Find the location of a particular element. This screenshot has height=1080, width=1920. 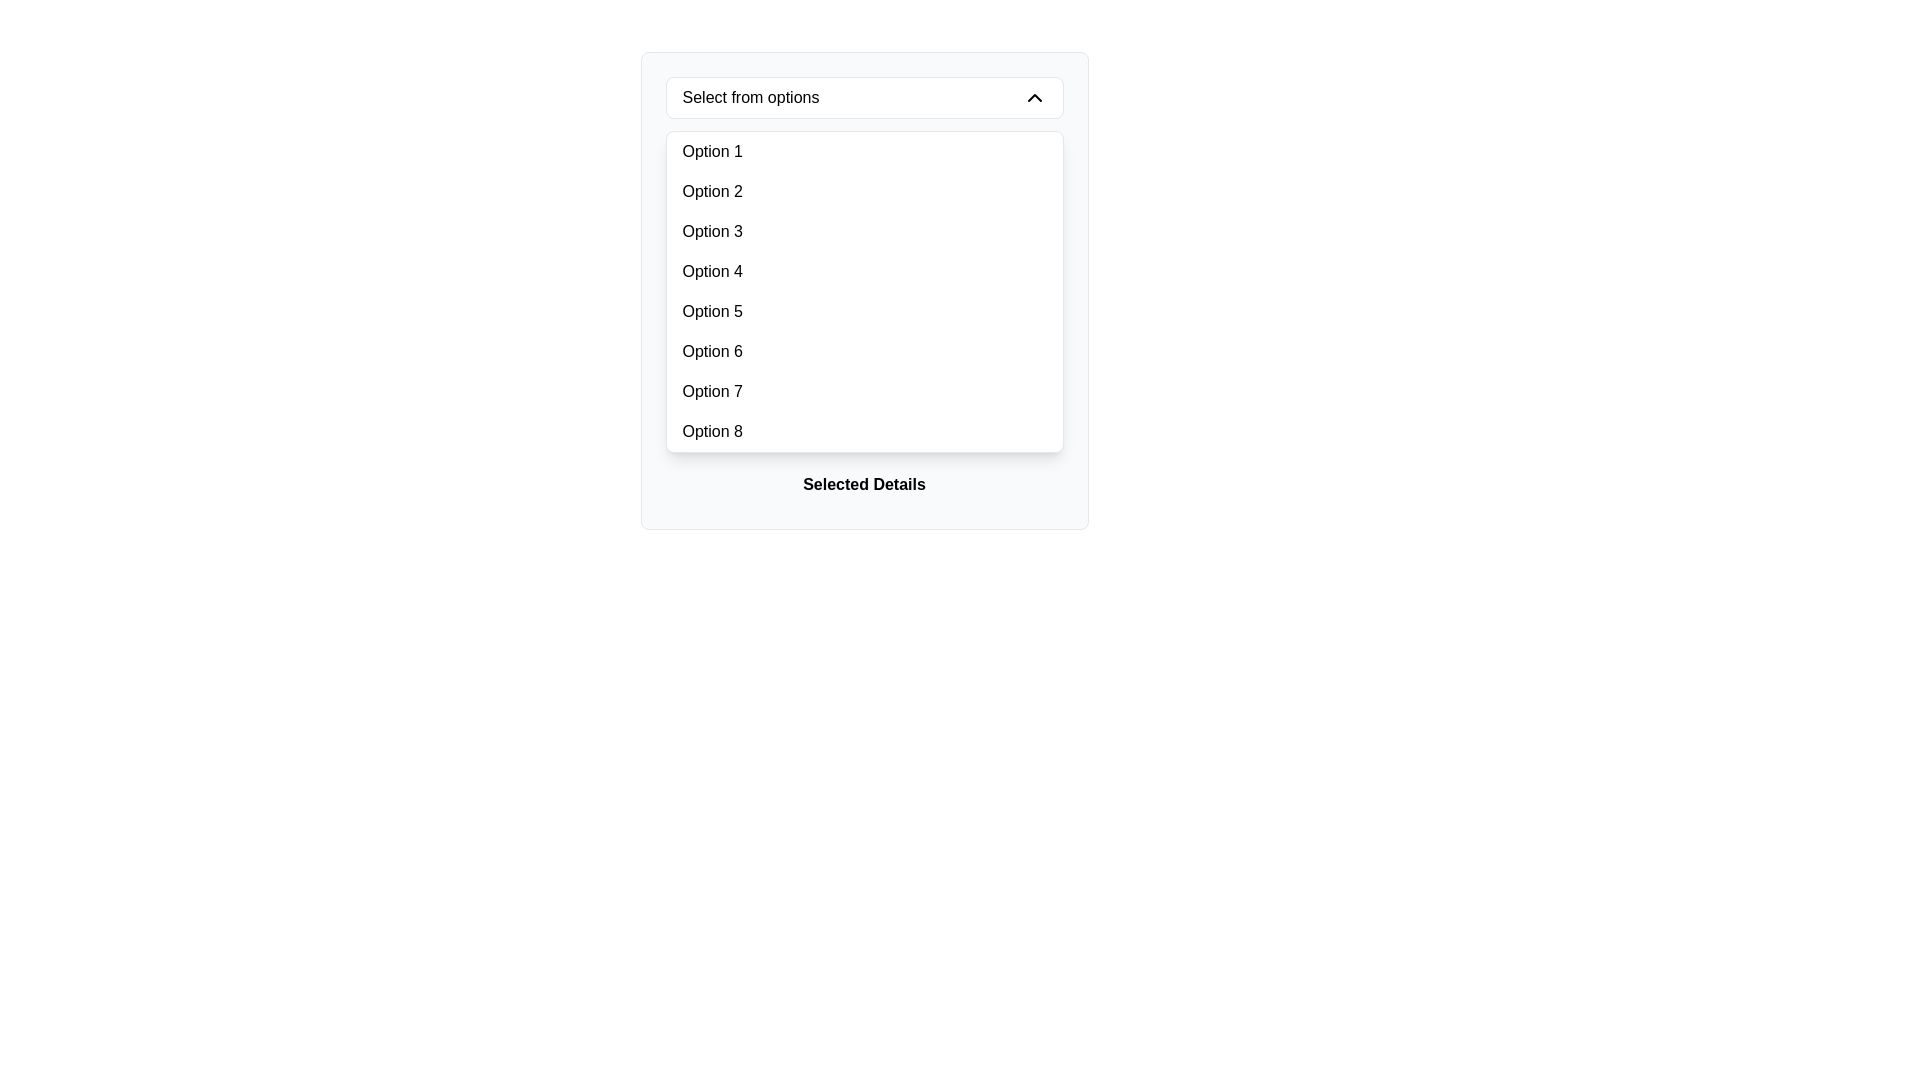

the selectable item labeled 'Option 8' in the dropdown list is located at coordinates (864, 431).